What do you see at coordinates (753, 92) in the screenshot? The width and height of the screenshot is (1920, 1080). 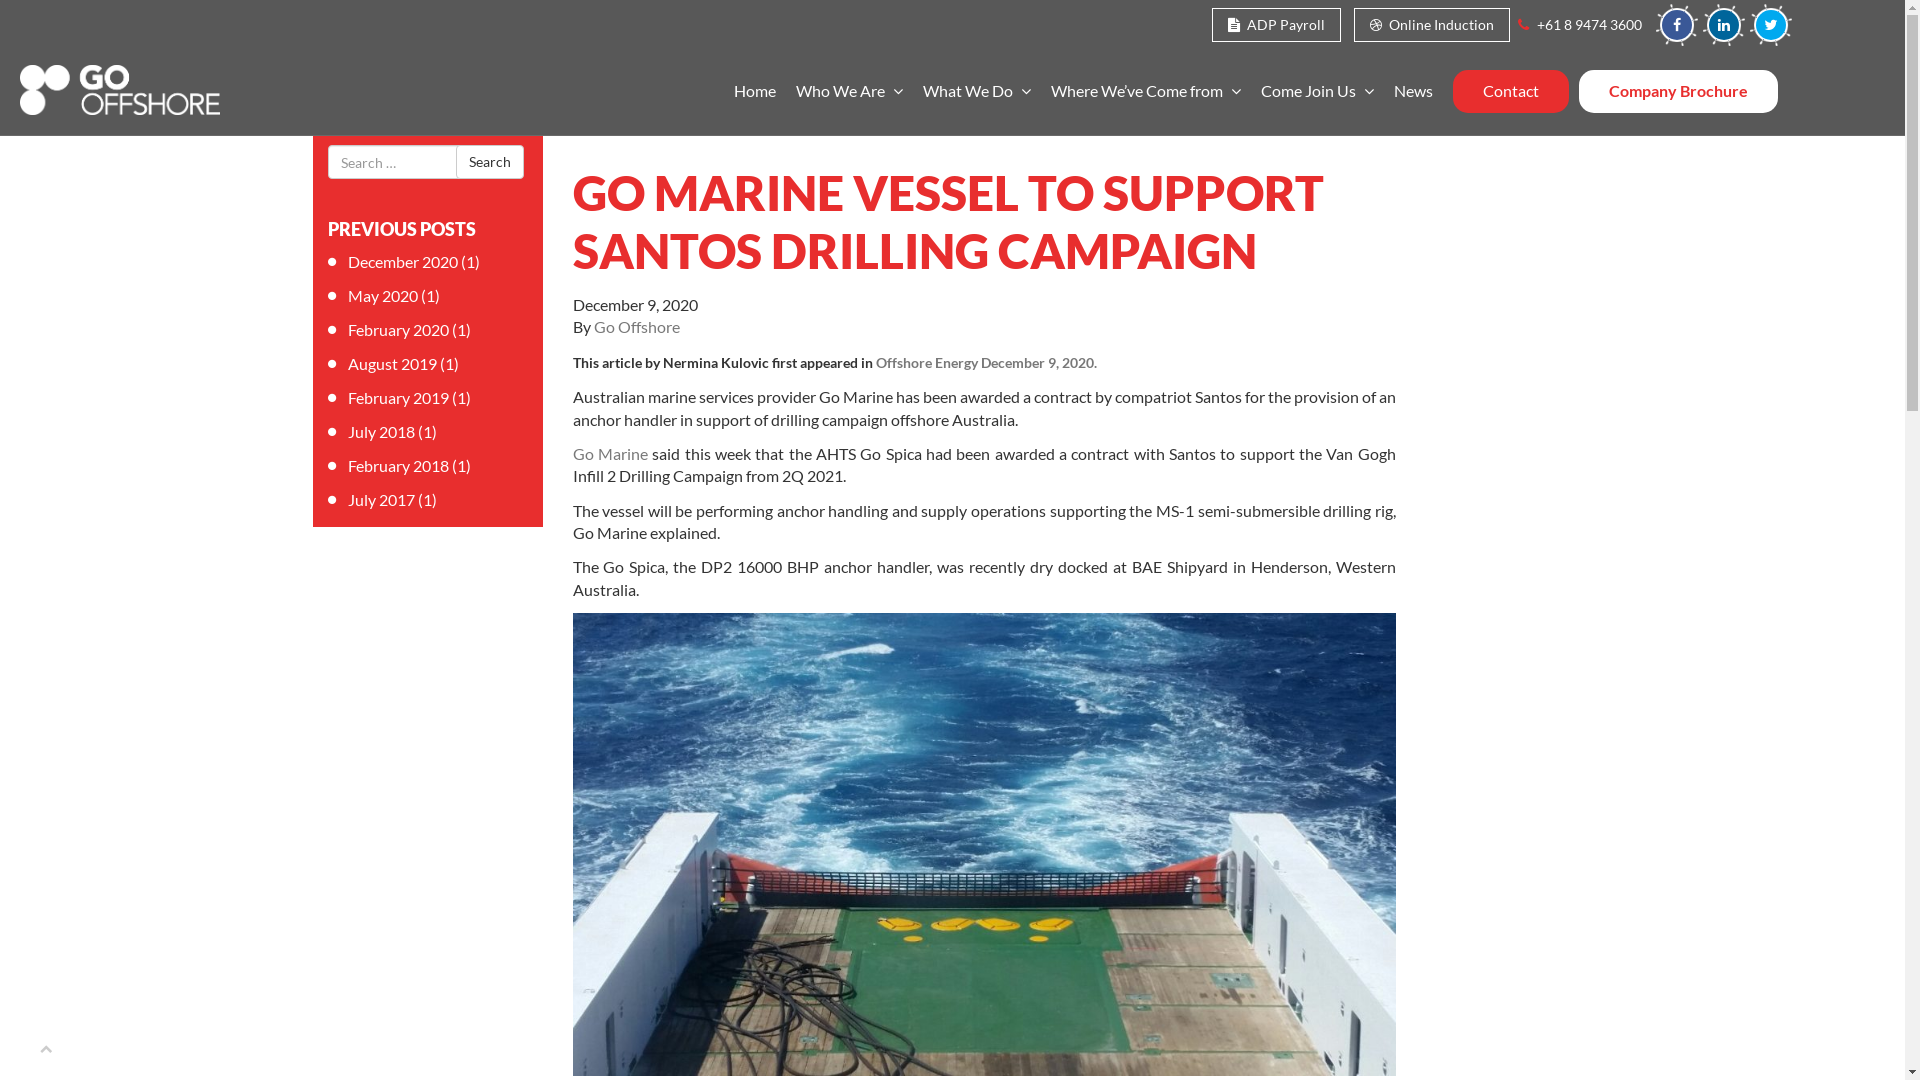 I see `'Home'` at bounding box center [753, 92].